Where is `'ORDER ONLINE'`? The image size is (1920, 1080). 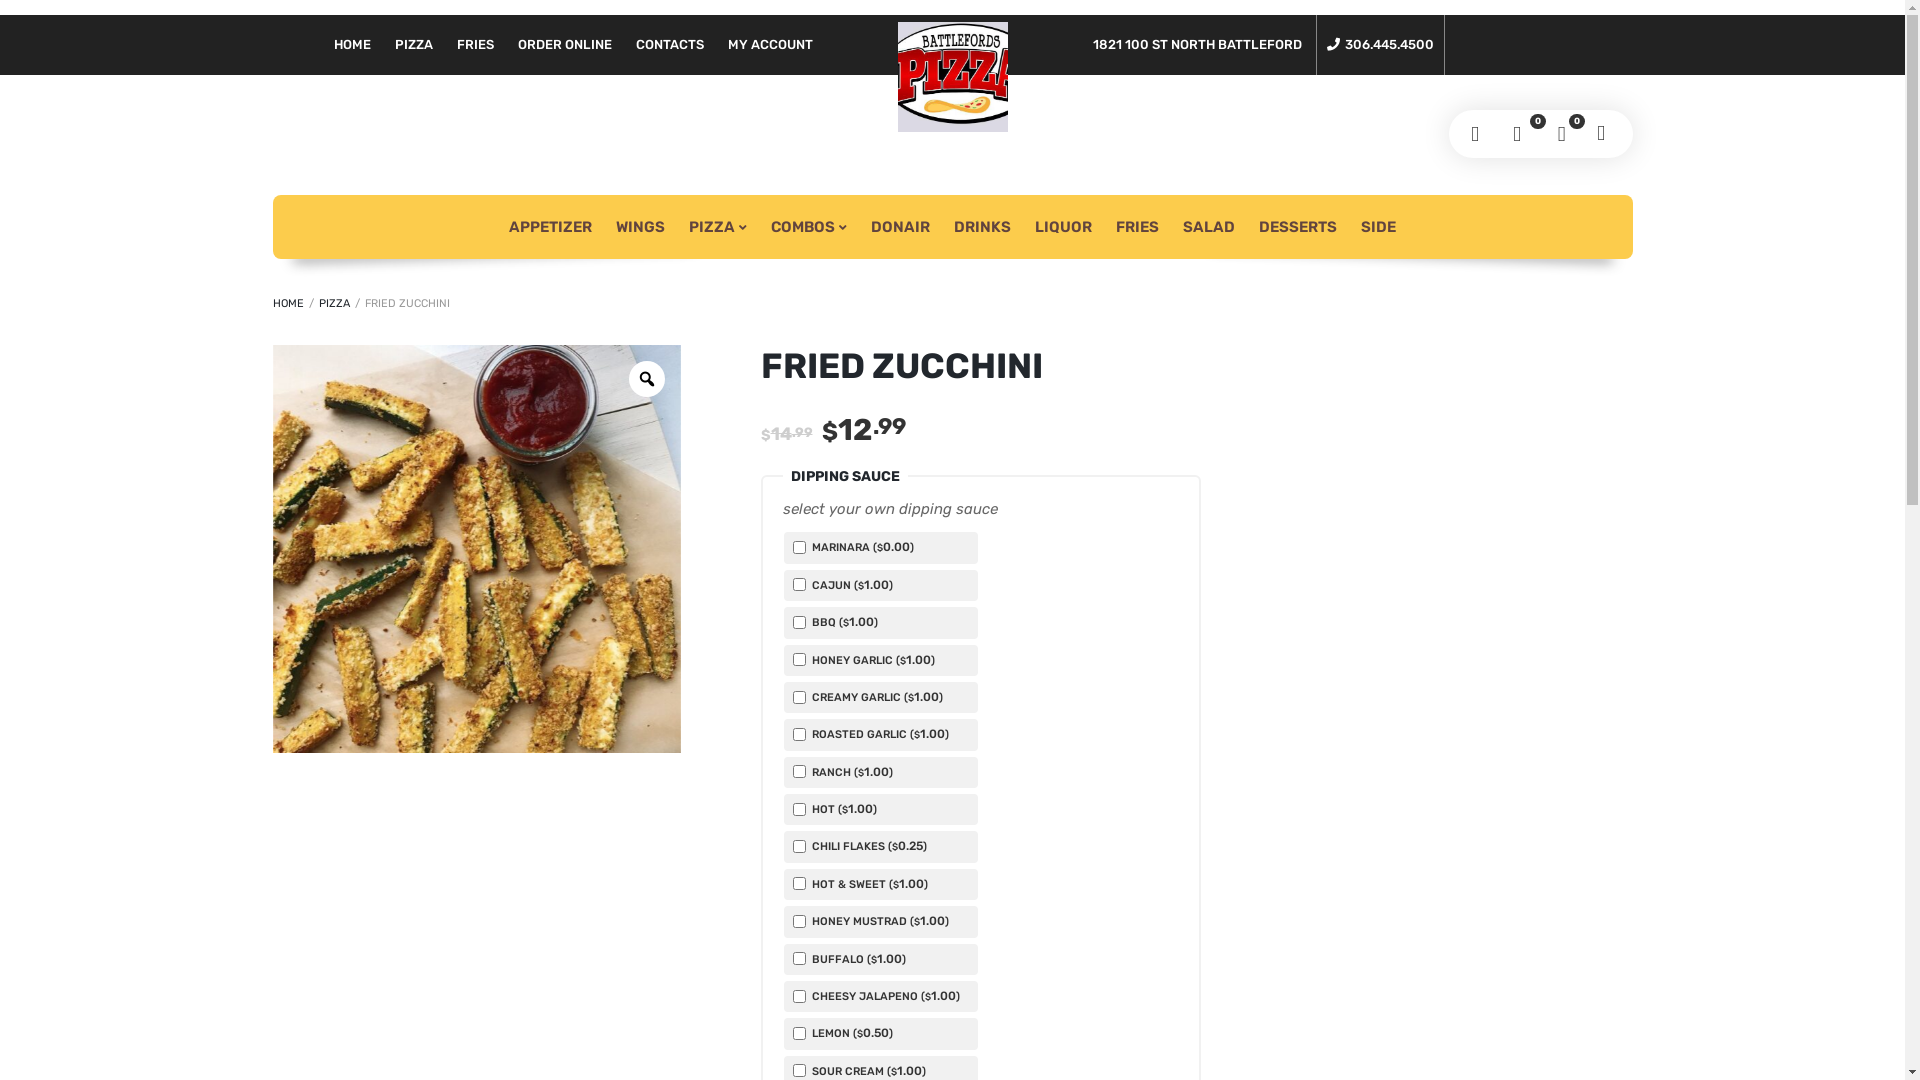 'ORDER ONLINE' is located at coordinates (564, 45).